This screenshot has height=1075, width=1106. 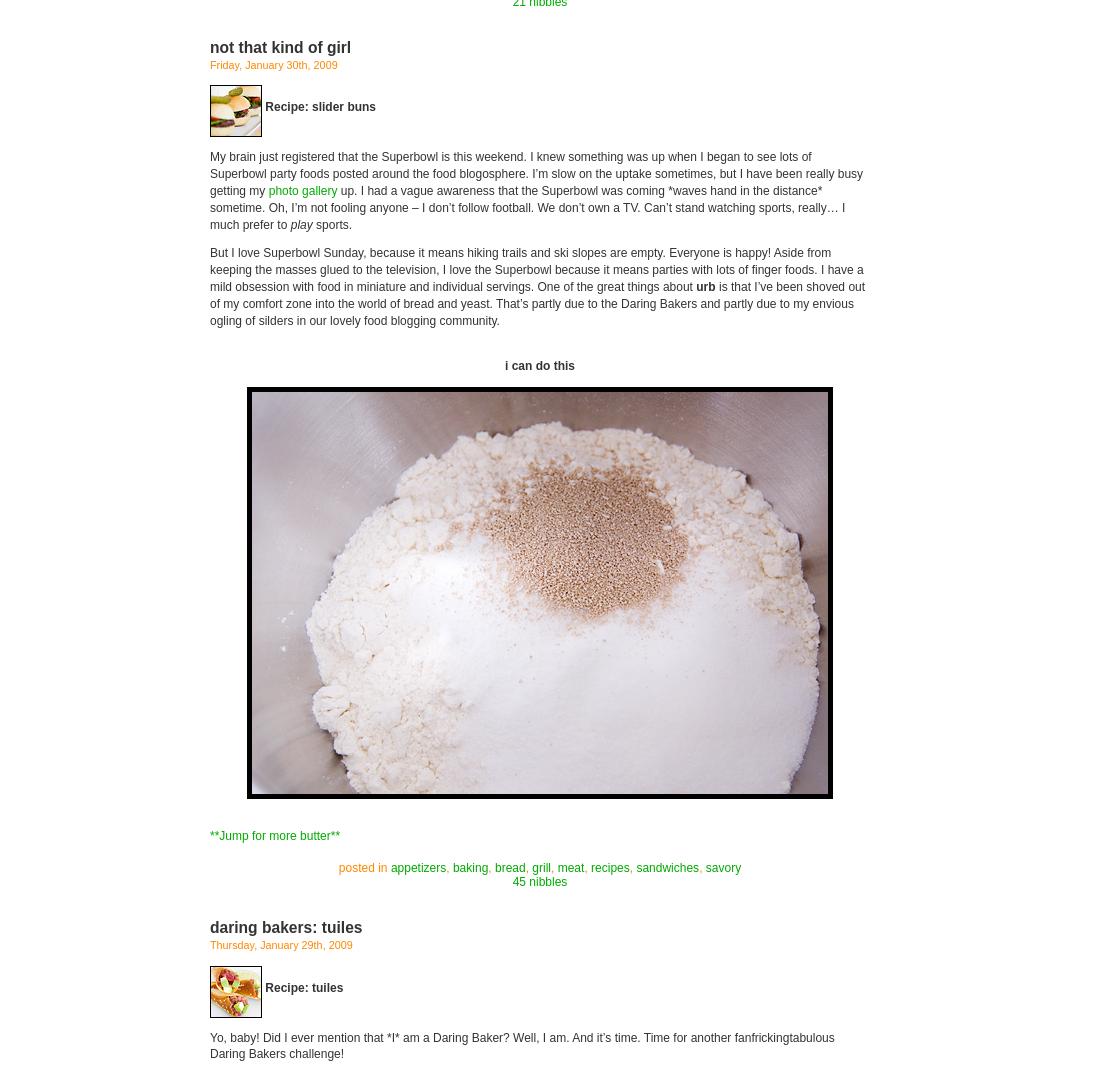 I want to click on 'appetizers', so click(x=417, y=867).